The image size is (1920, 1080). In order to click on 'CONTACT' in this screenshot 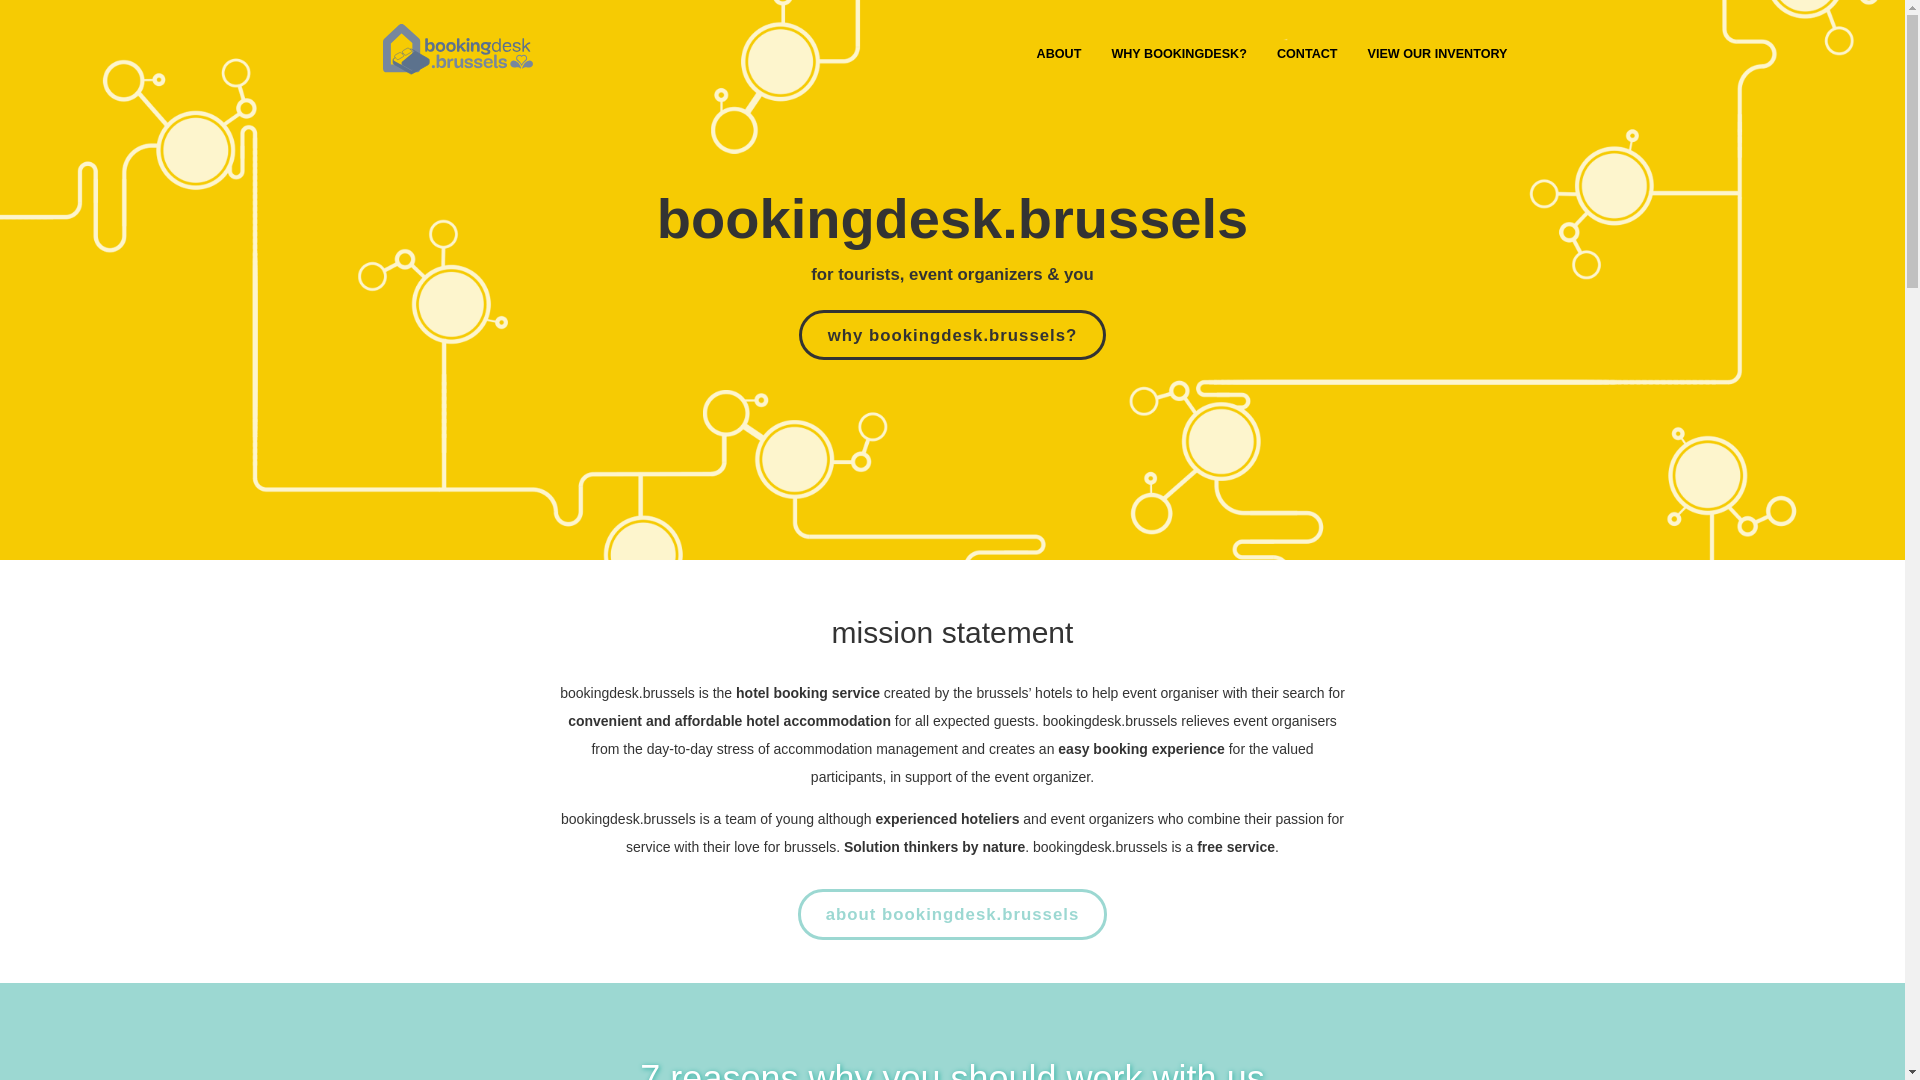, I will do `click(1307, 53)`.